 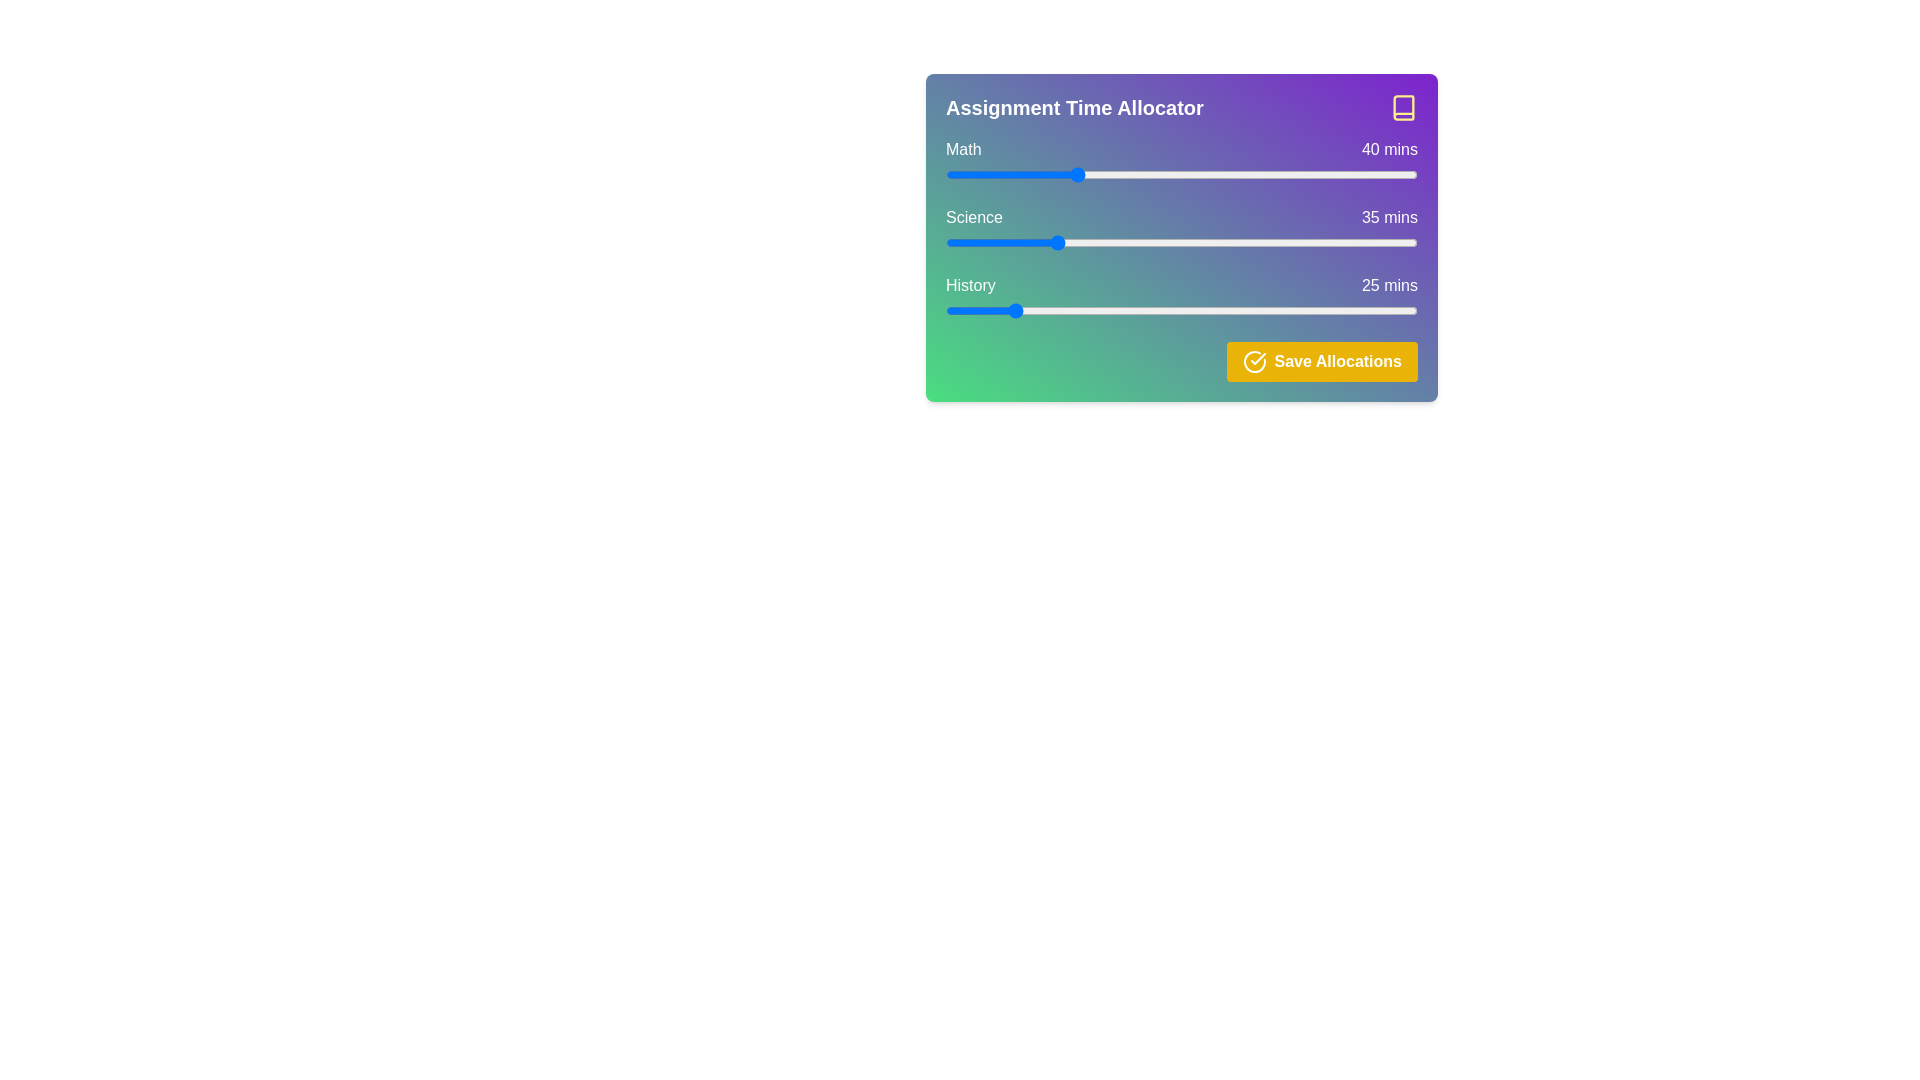 What do you see at coordinates (1388, 285) in the screenshot?
I see `the text label displaying '25 mins' which is styled in white text over a gradient background, aligned to the right of the 'History' label in the 'Assignment Time Allocator' section` at bounding box center [1388, 285].